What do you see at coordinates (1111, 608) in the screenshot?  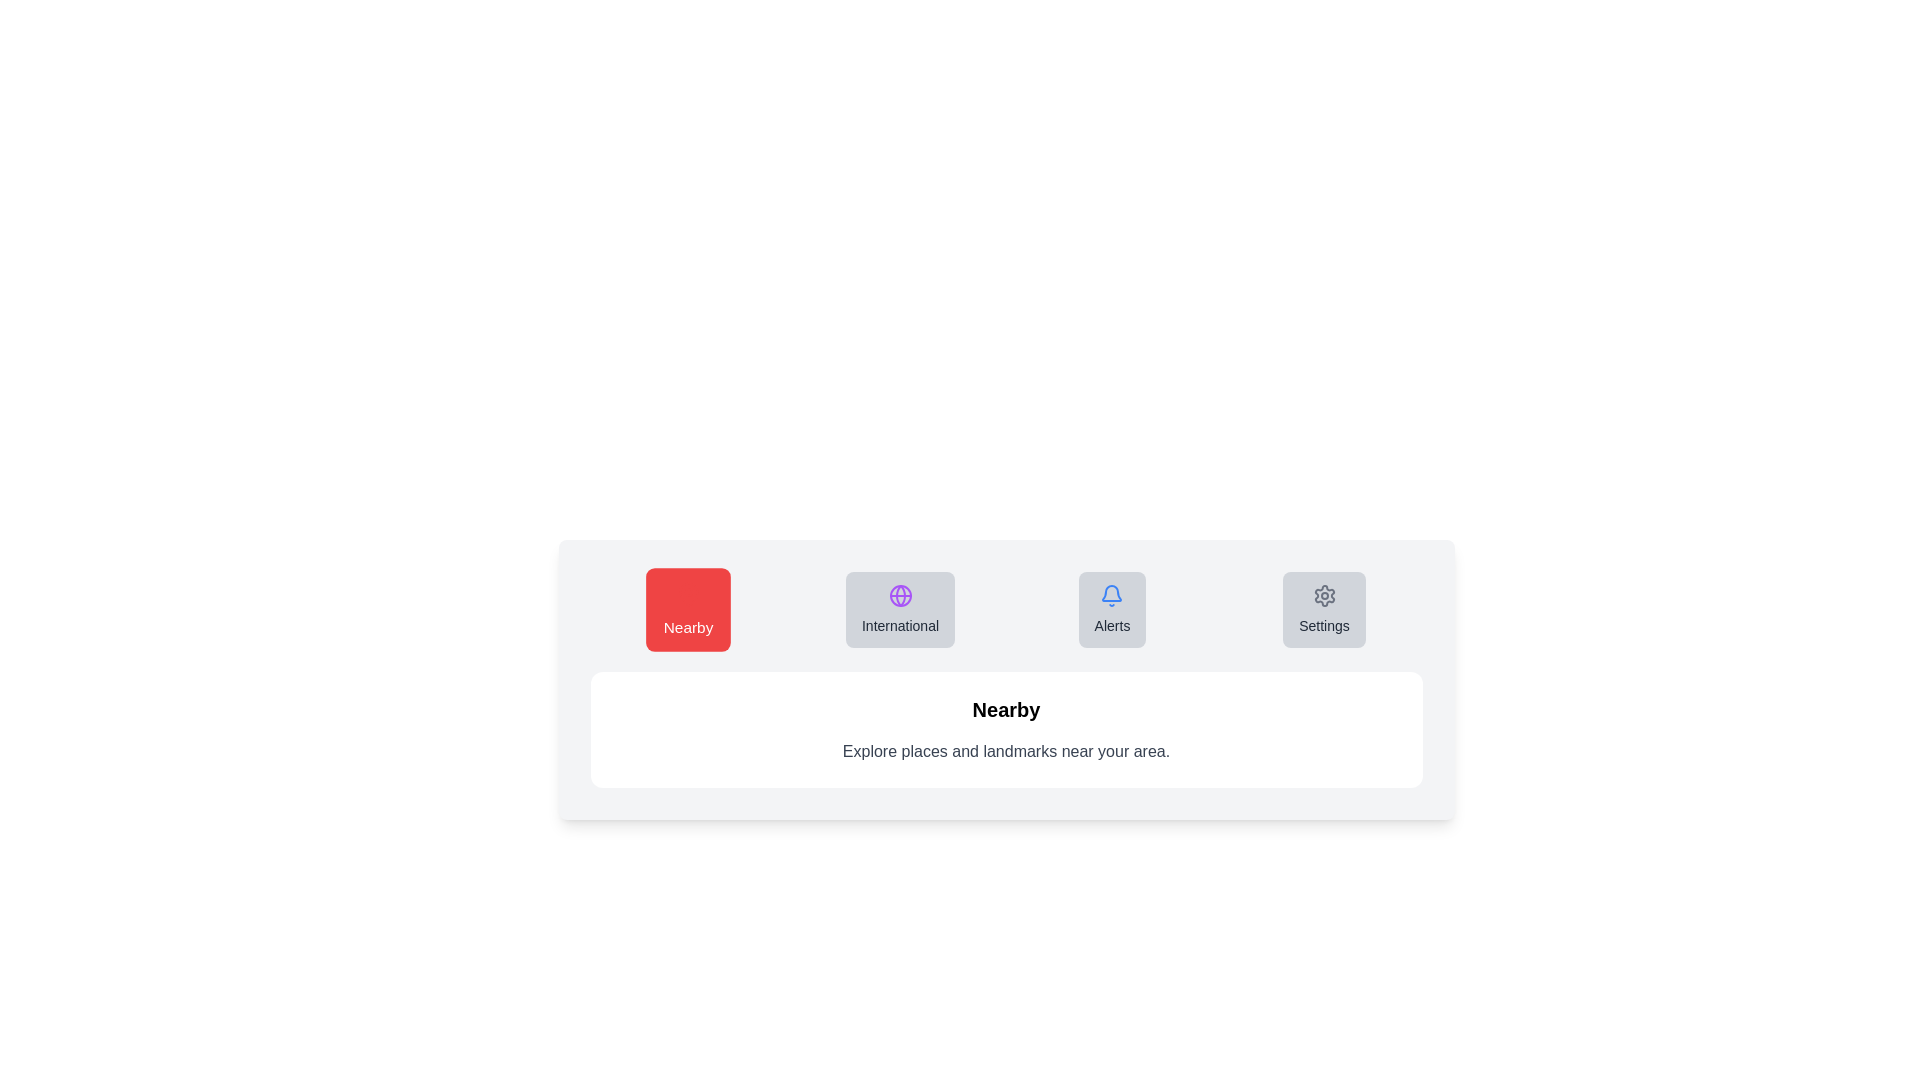 I see `the tab labeled Alerts to observe its hover effect` at bounding box center [1111, 608].